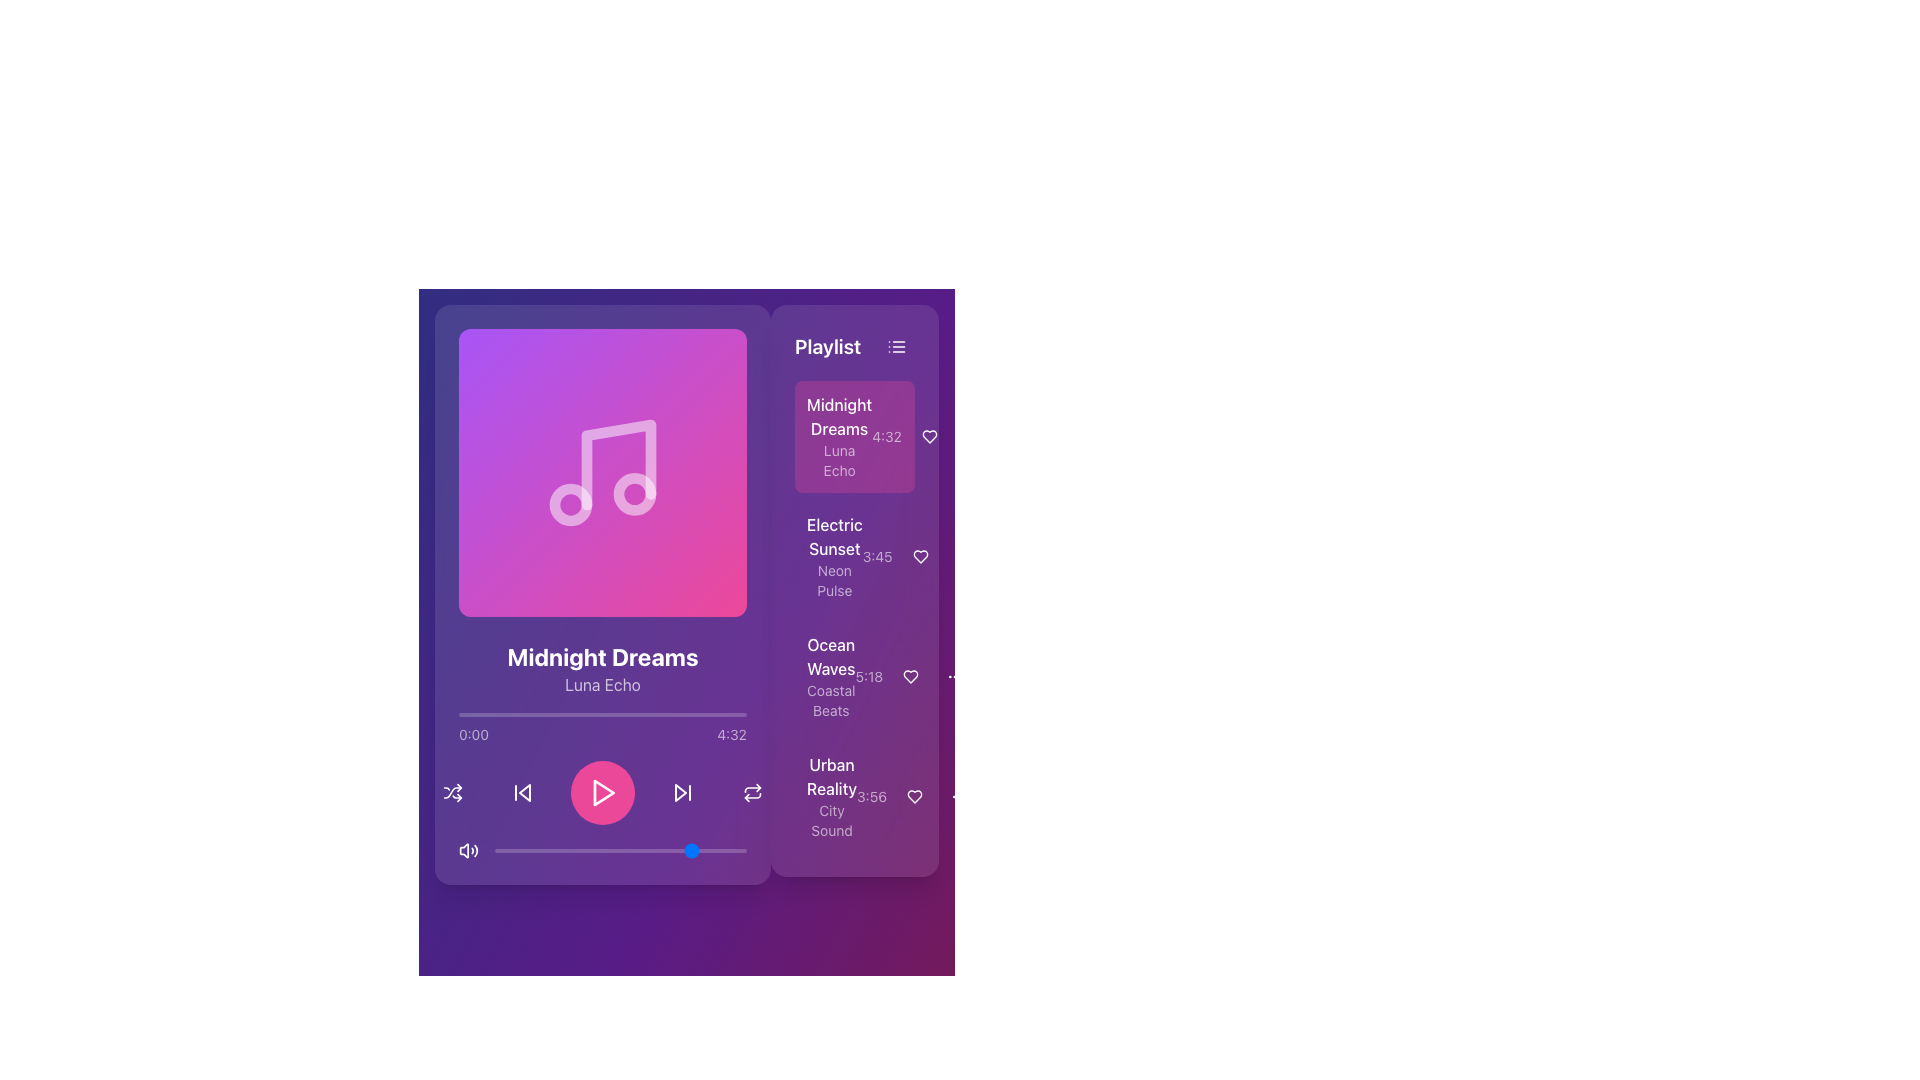 Image resolution: width=1920 pixels, height=1080 pixels. I want to click on playback position, so click(646, 713).